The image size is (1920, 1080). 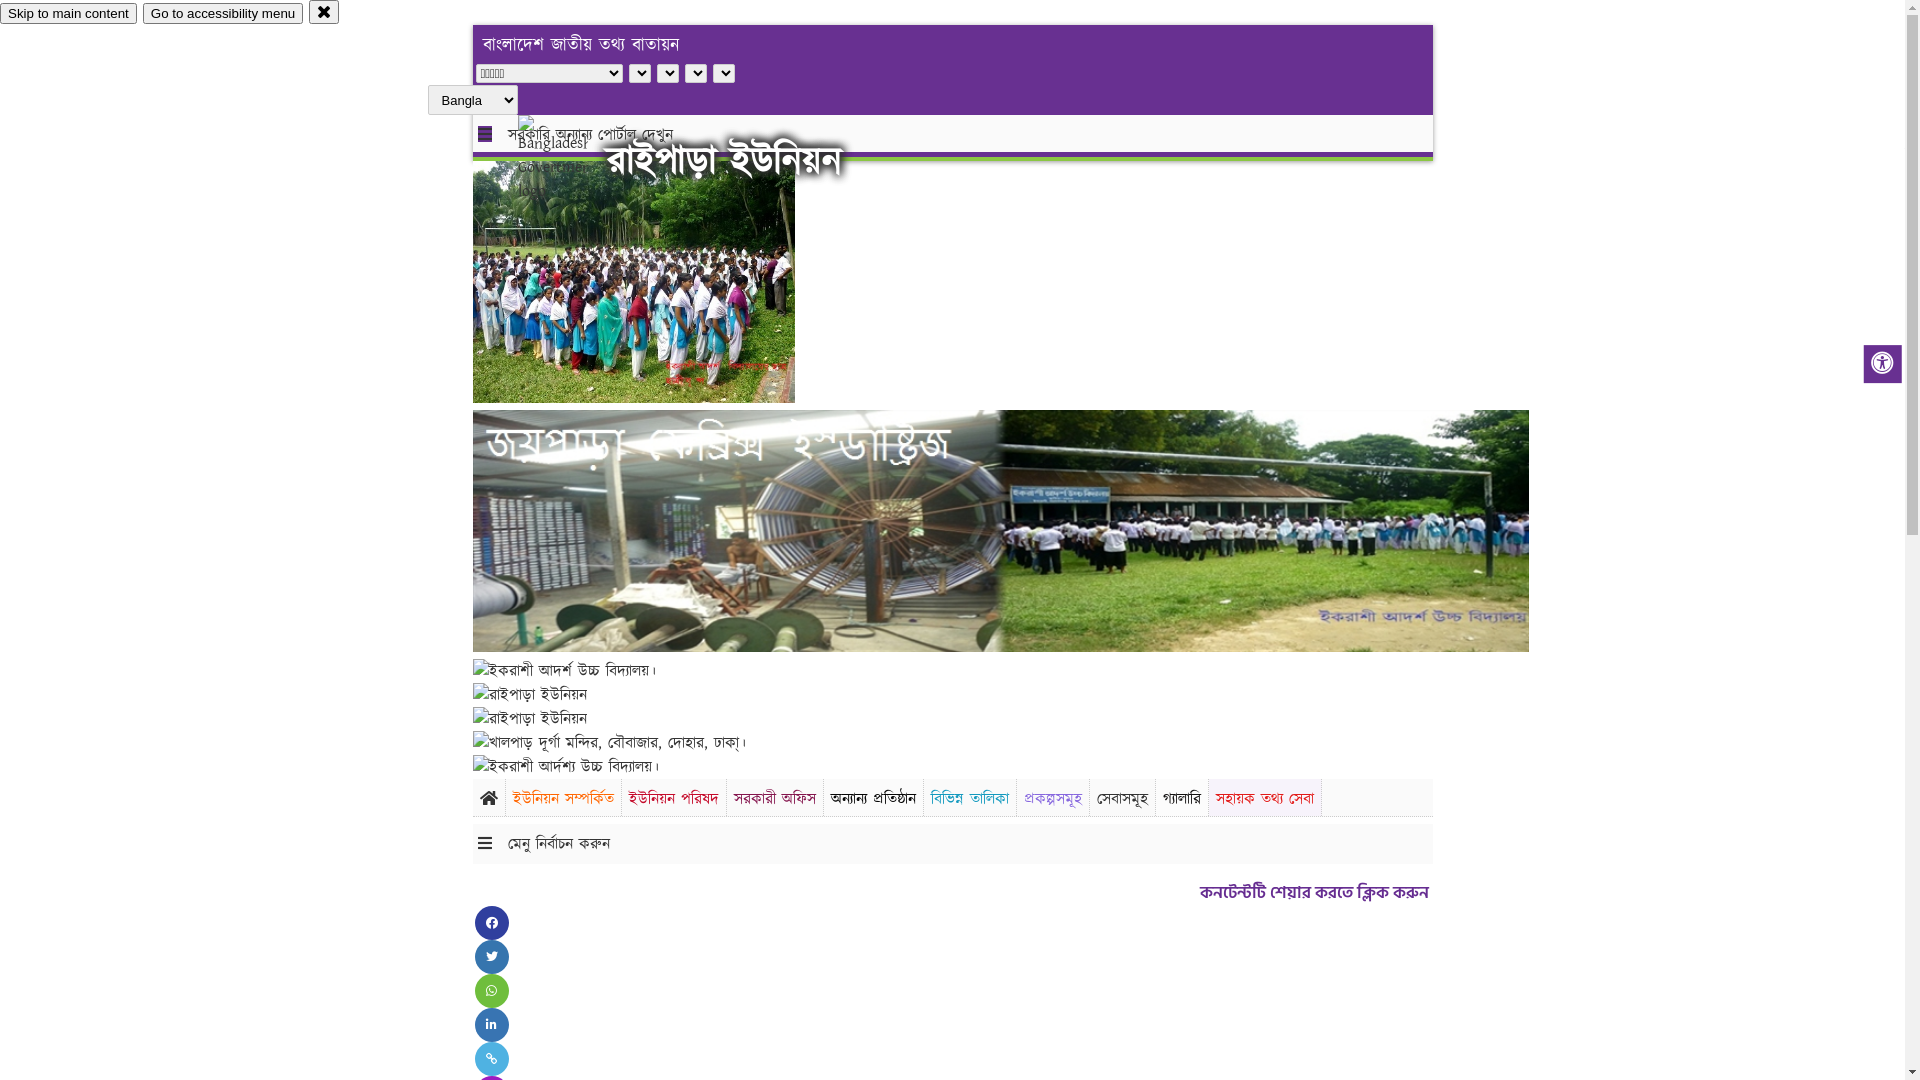 What do you see at coordinates (324, 11) in the screenshot?
I see `'close'` at bounding box center [324, 11].